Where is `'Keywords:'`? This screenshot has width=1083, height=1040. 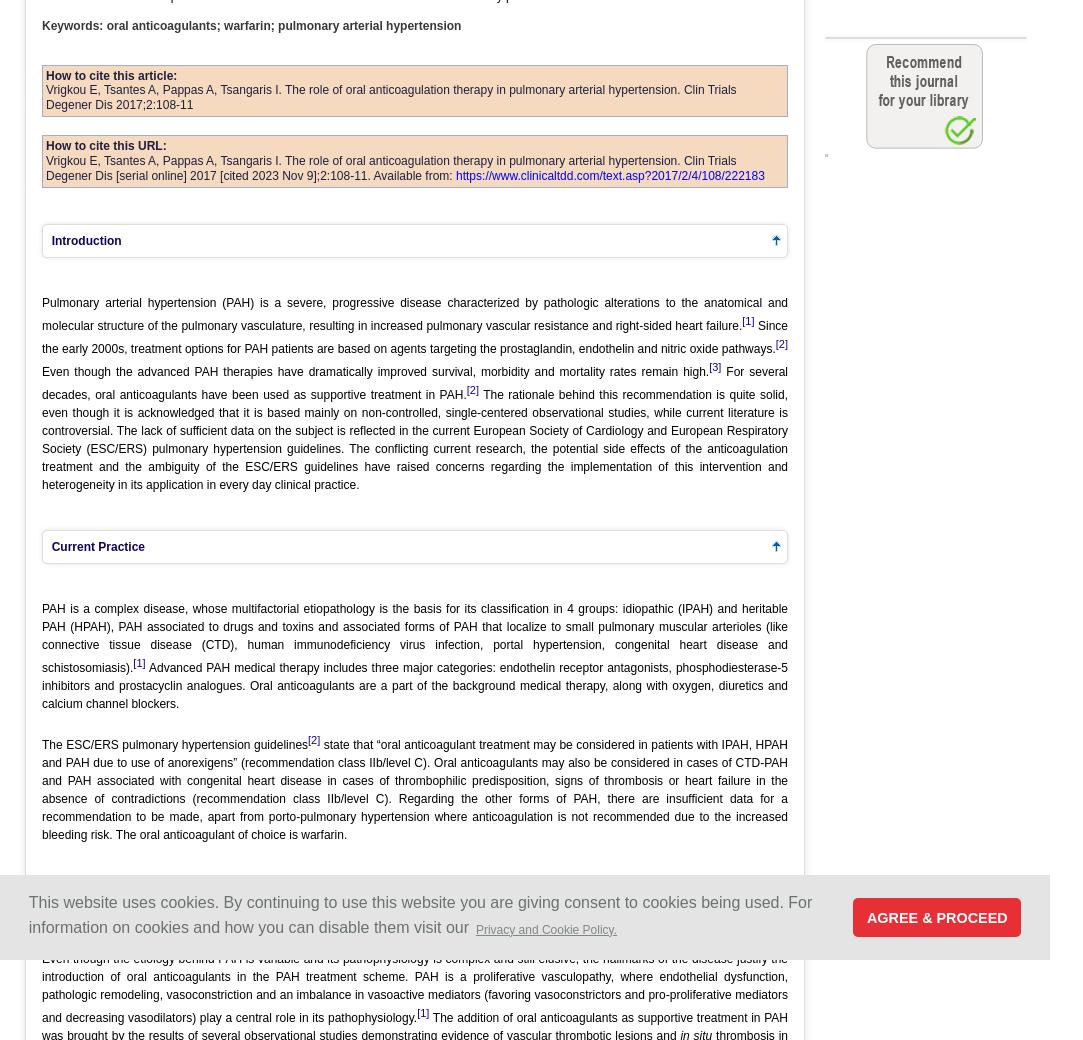 'Keywords:' is located at coordinates (71, 23).